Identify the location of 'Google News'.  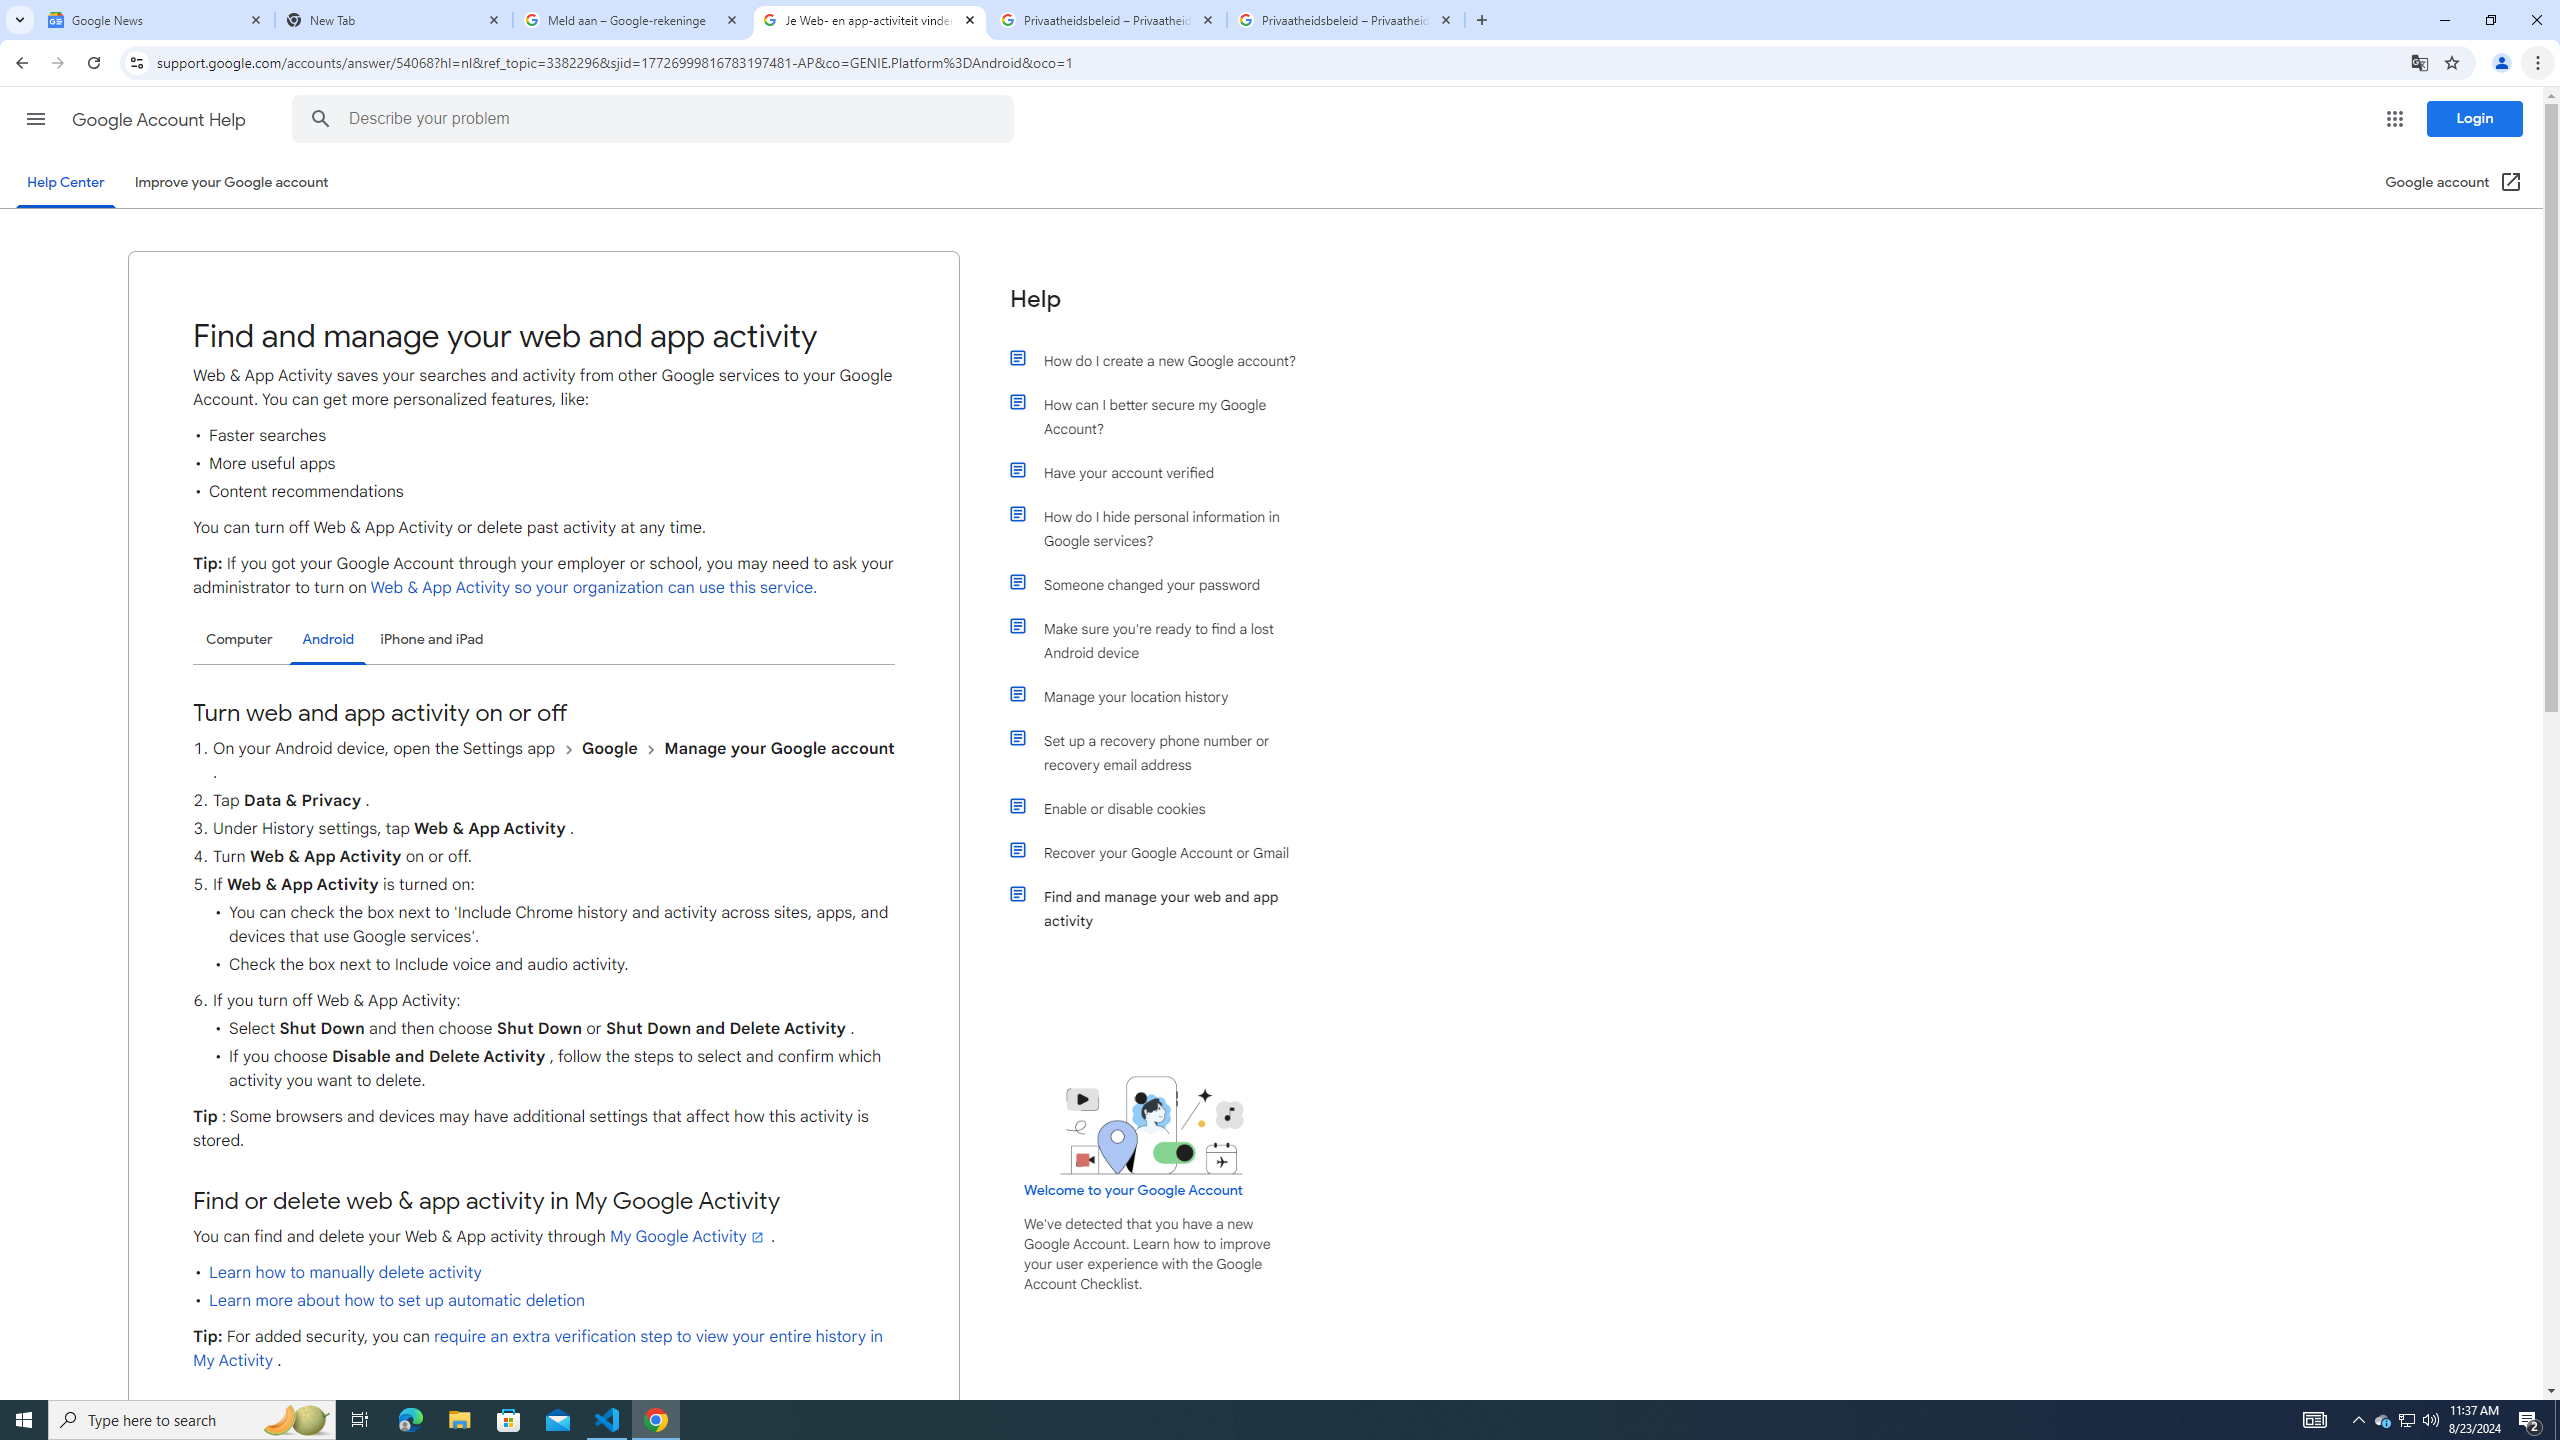
(155, 19).